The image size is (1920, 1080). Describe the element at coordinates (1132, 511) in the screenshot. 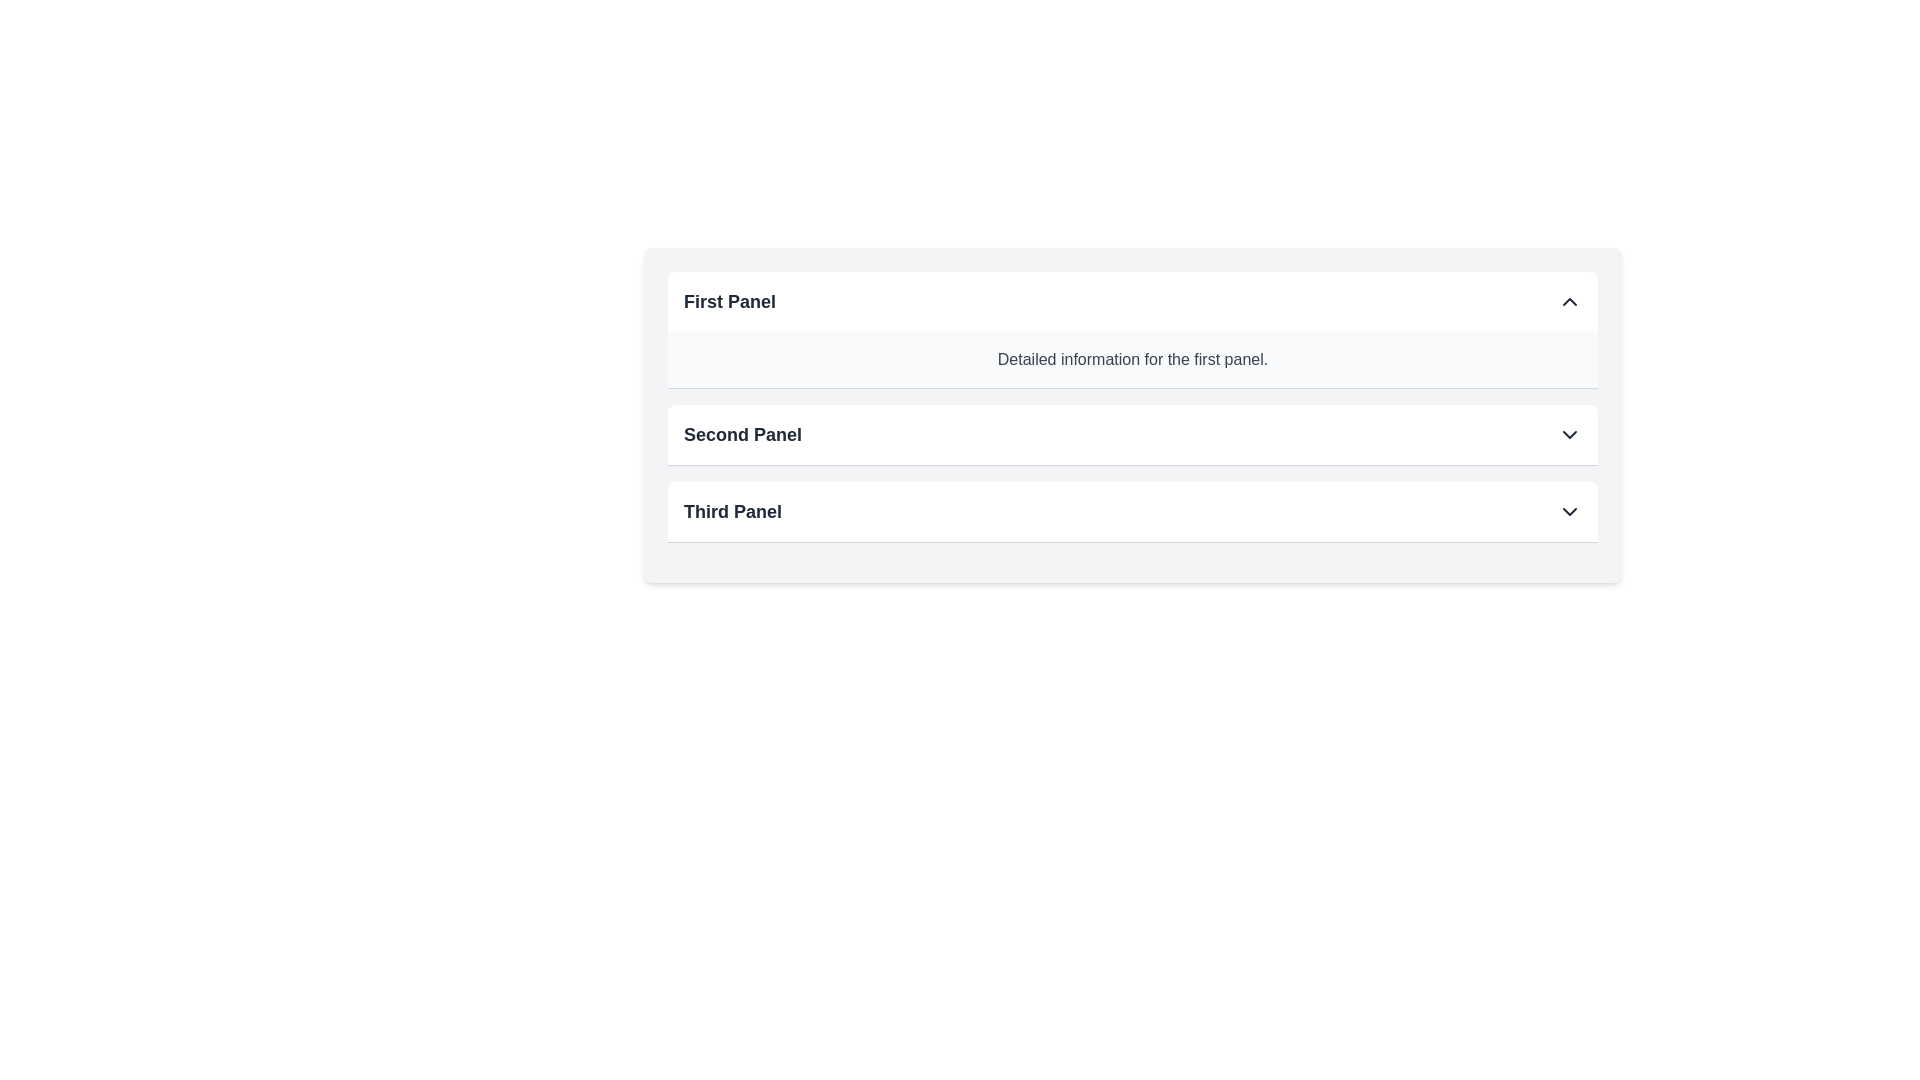

I see `the 'Third Panel' collapsible header` at that location.